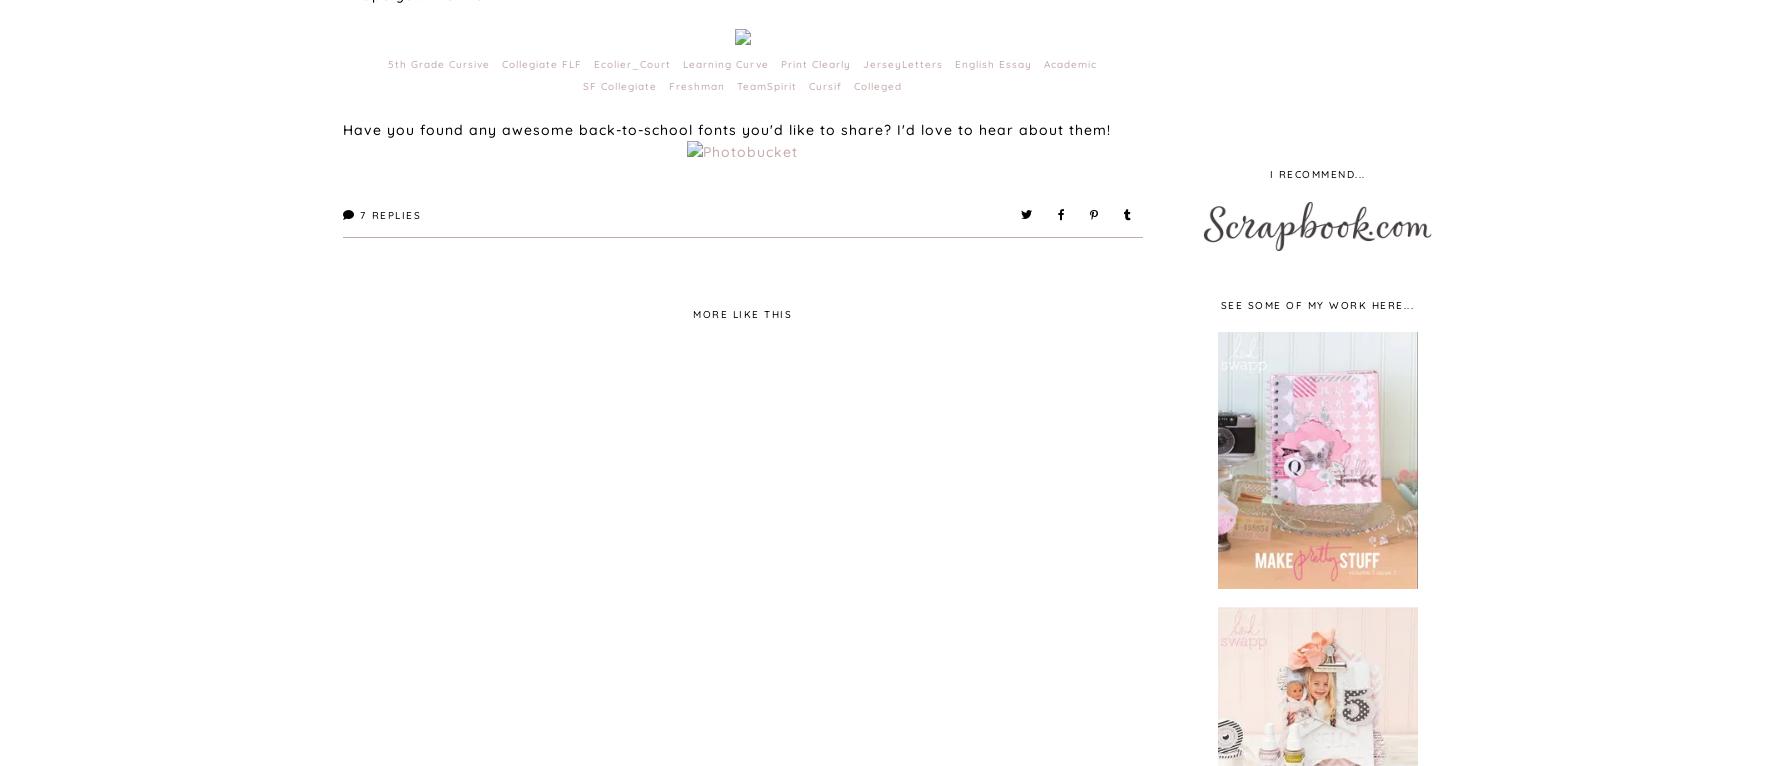 The width and height of the screenshot is (1785, 766). I want to click on 'Cursif', so click(829, 85).